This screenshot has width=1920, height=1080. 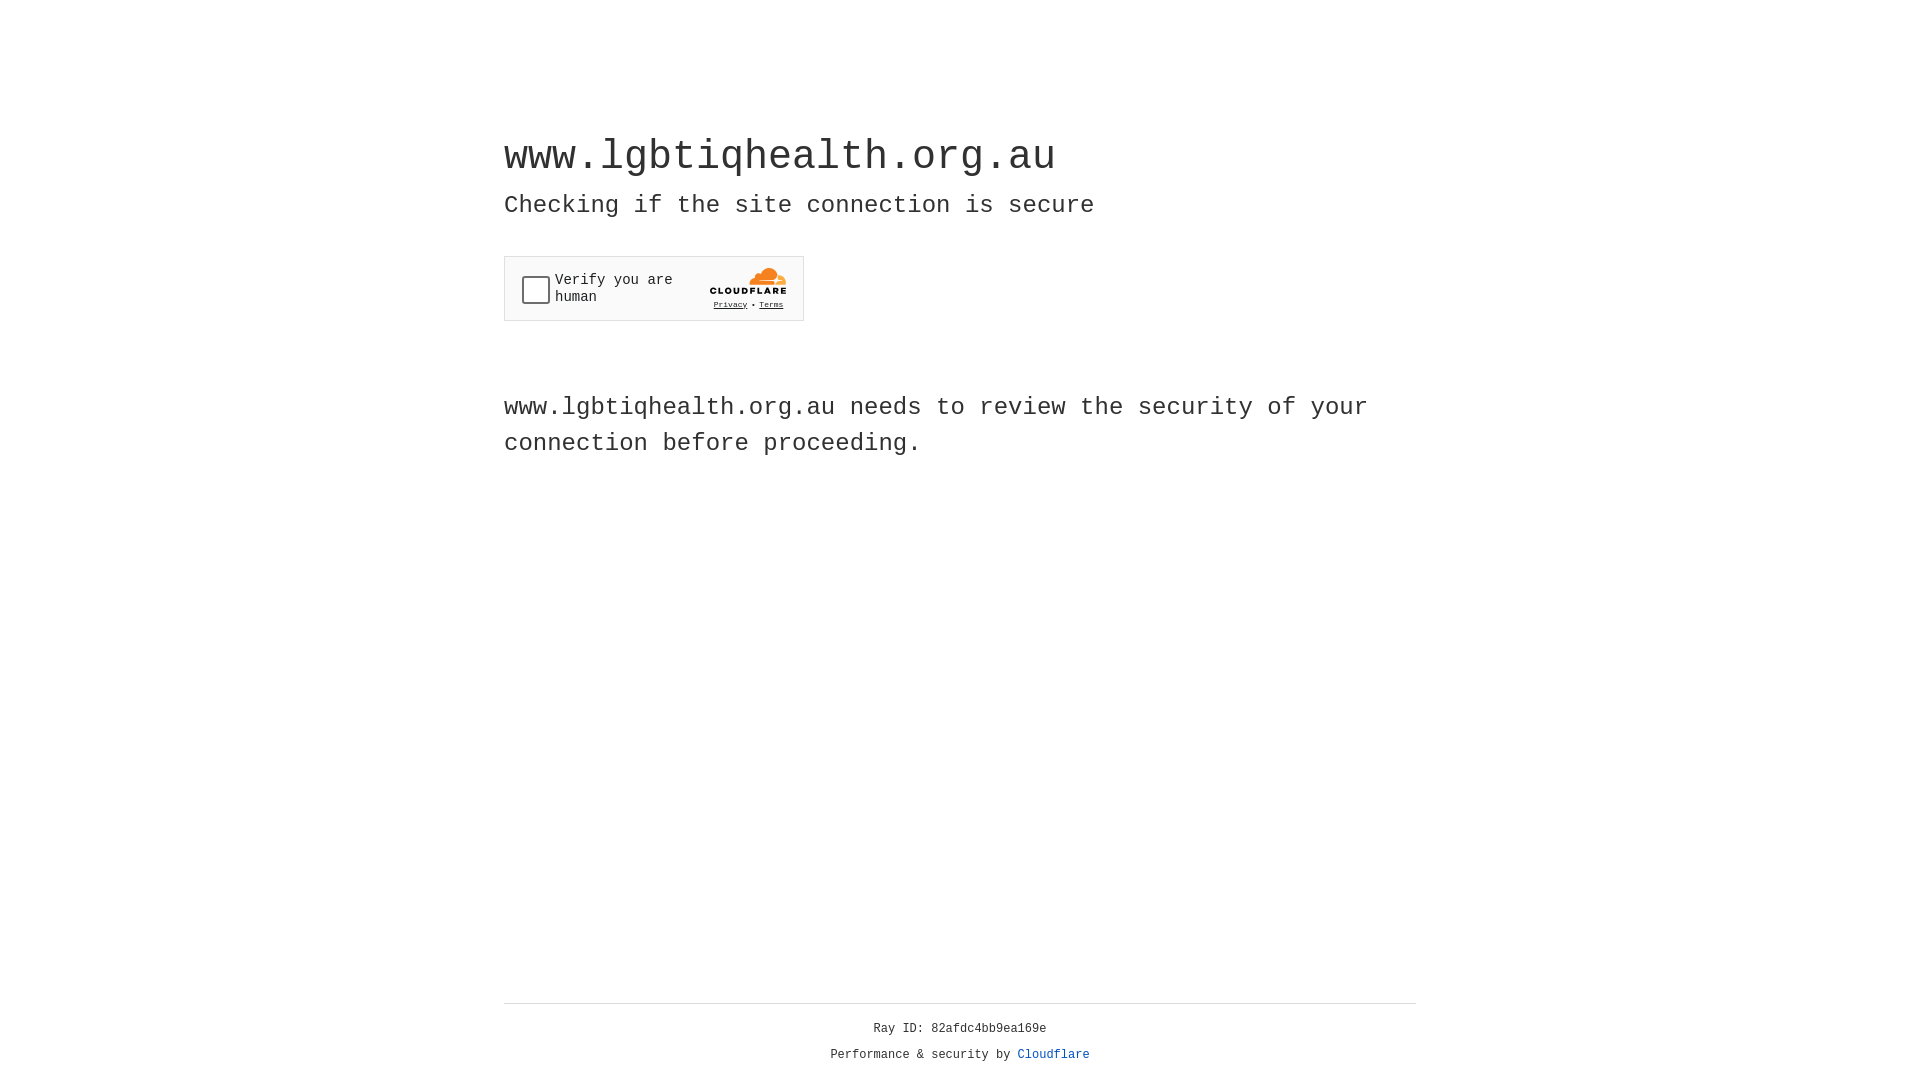 I want to click on 'Widget containing a Cloudflare security challenge', so click(x=653, y=288).